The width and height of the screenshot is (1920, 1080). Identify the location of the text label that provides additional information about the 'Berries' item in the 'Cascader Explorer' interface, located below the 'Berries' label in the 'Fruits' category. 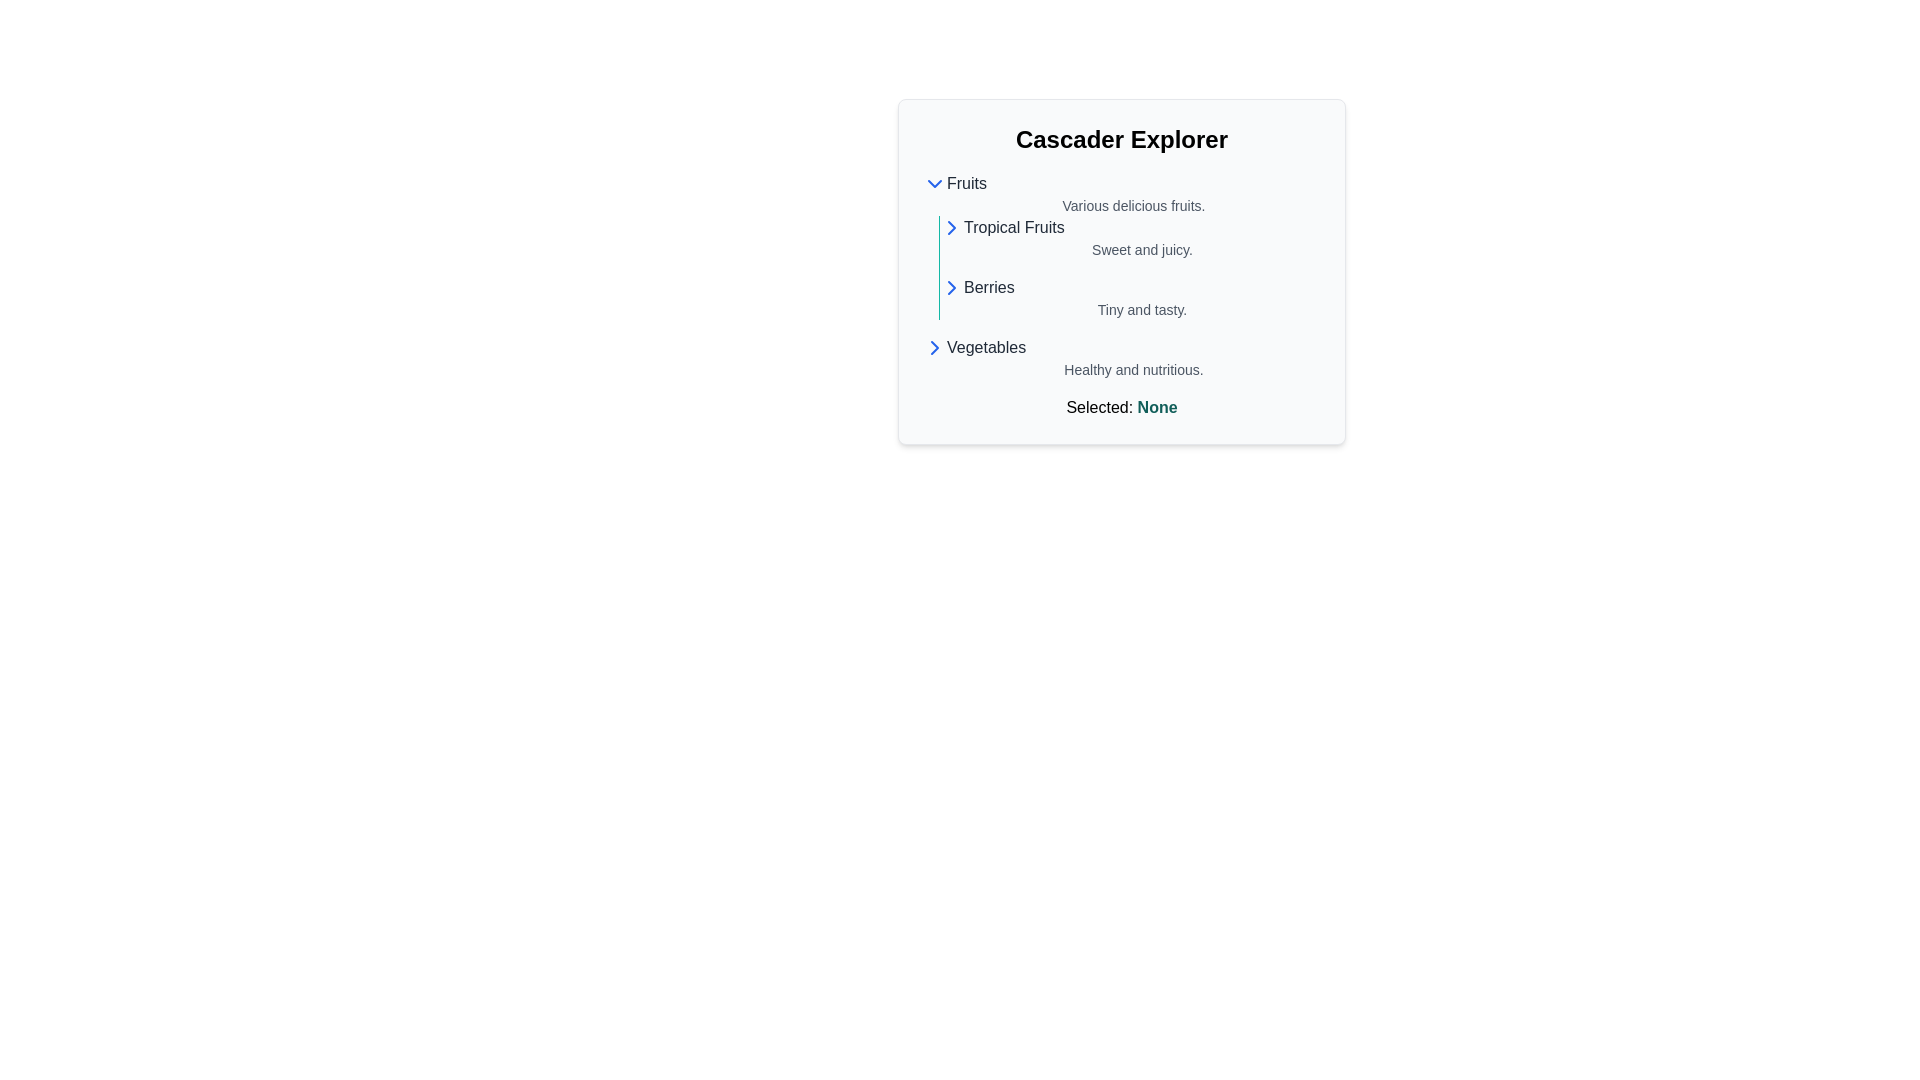
(1142, 309).